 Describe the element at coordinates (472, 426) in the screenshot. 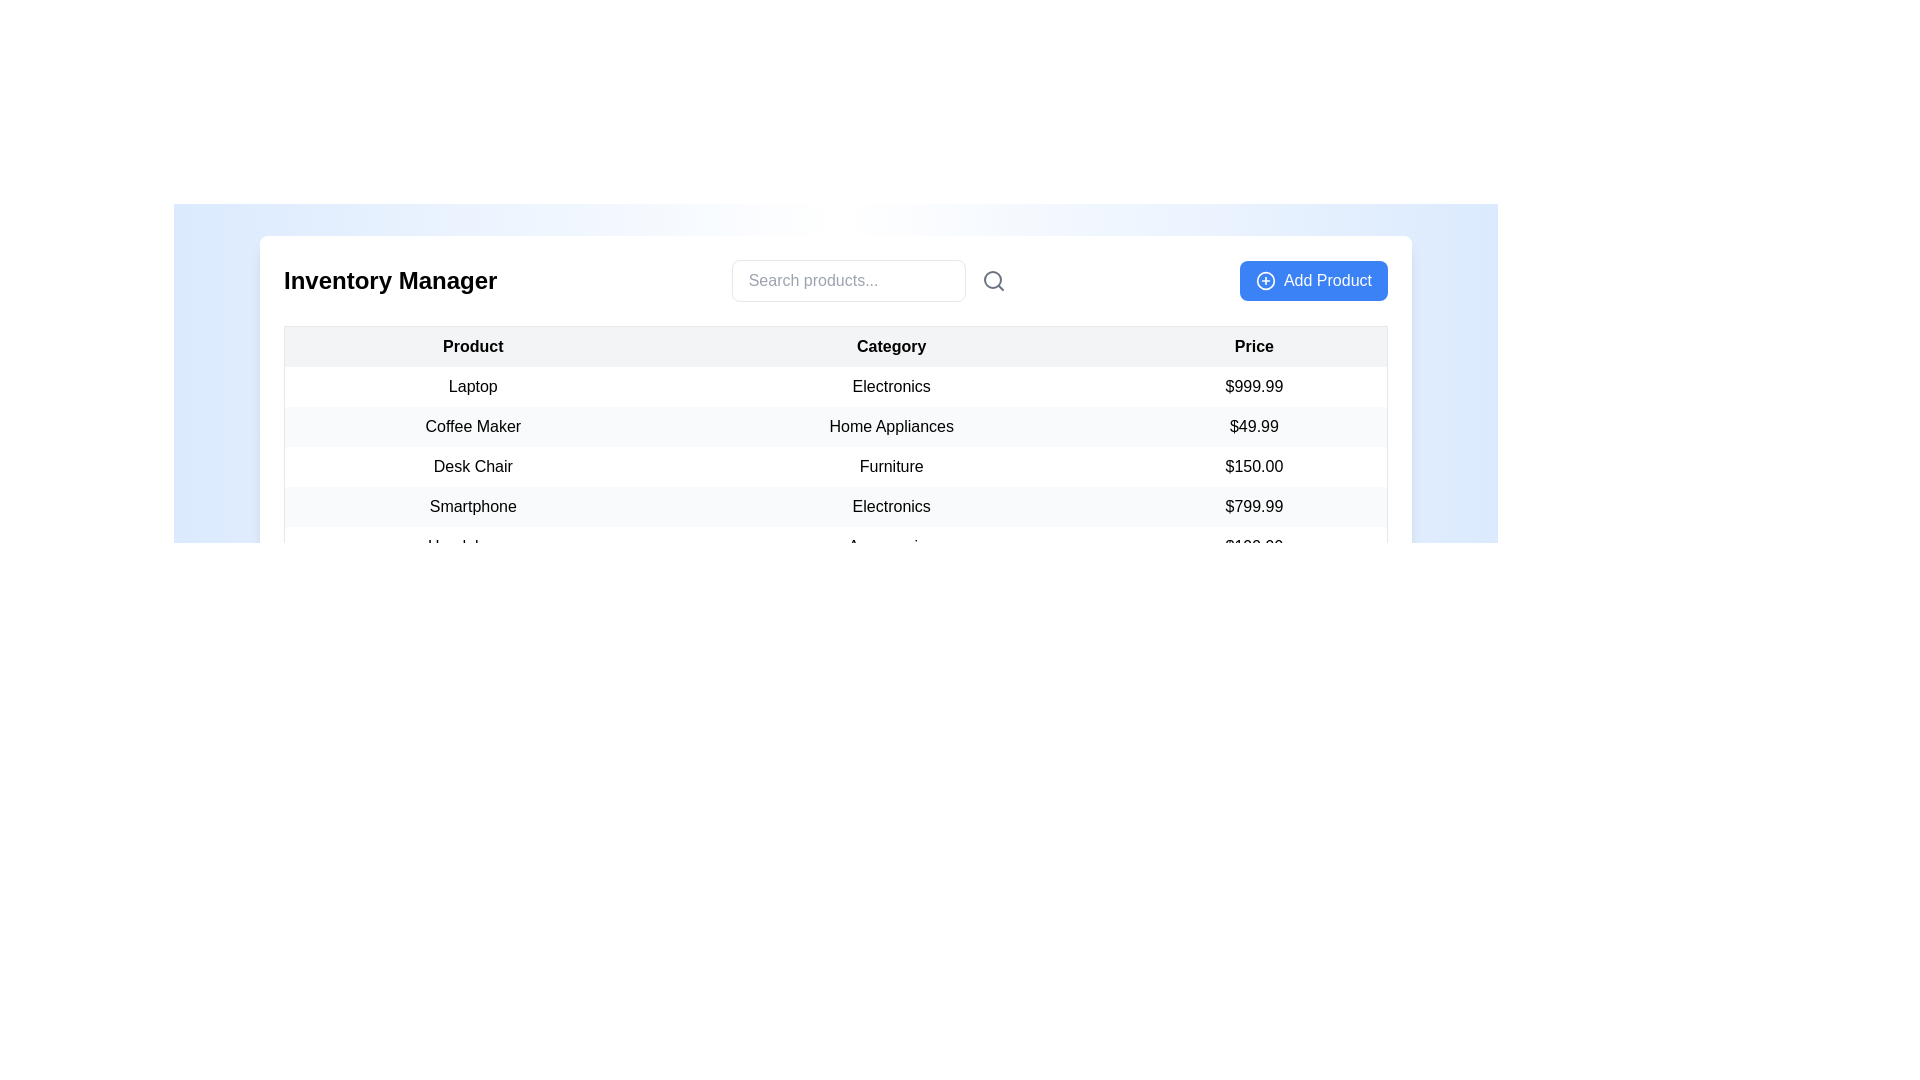

I see `the text label displaying the product name in the second row of the table under the 'Product' column` at that location.